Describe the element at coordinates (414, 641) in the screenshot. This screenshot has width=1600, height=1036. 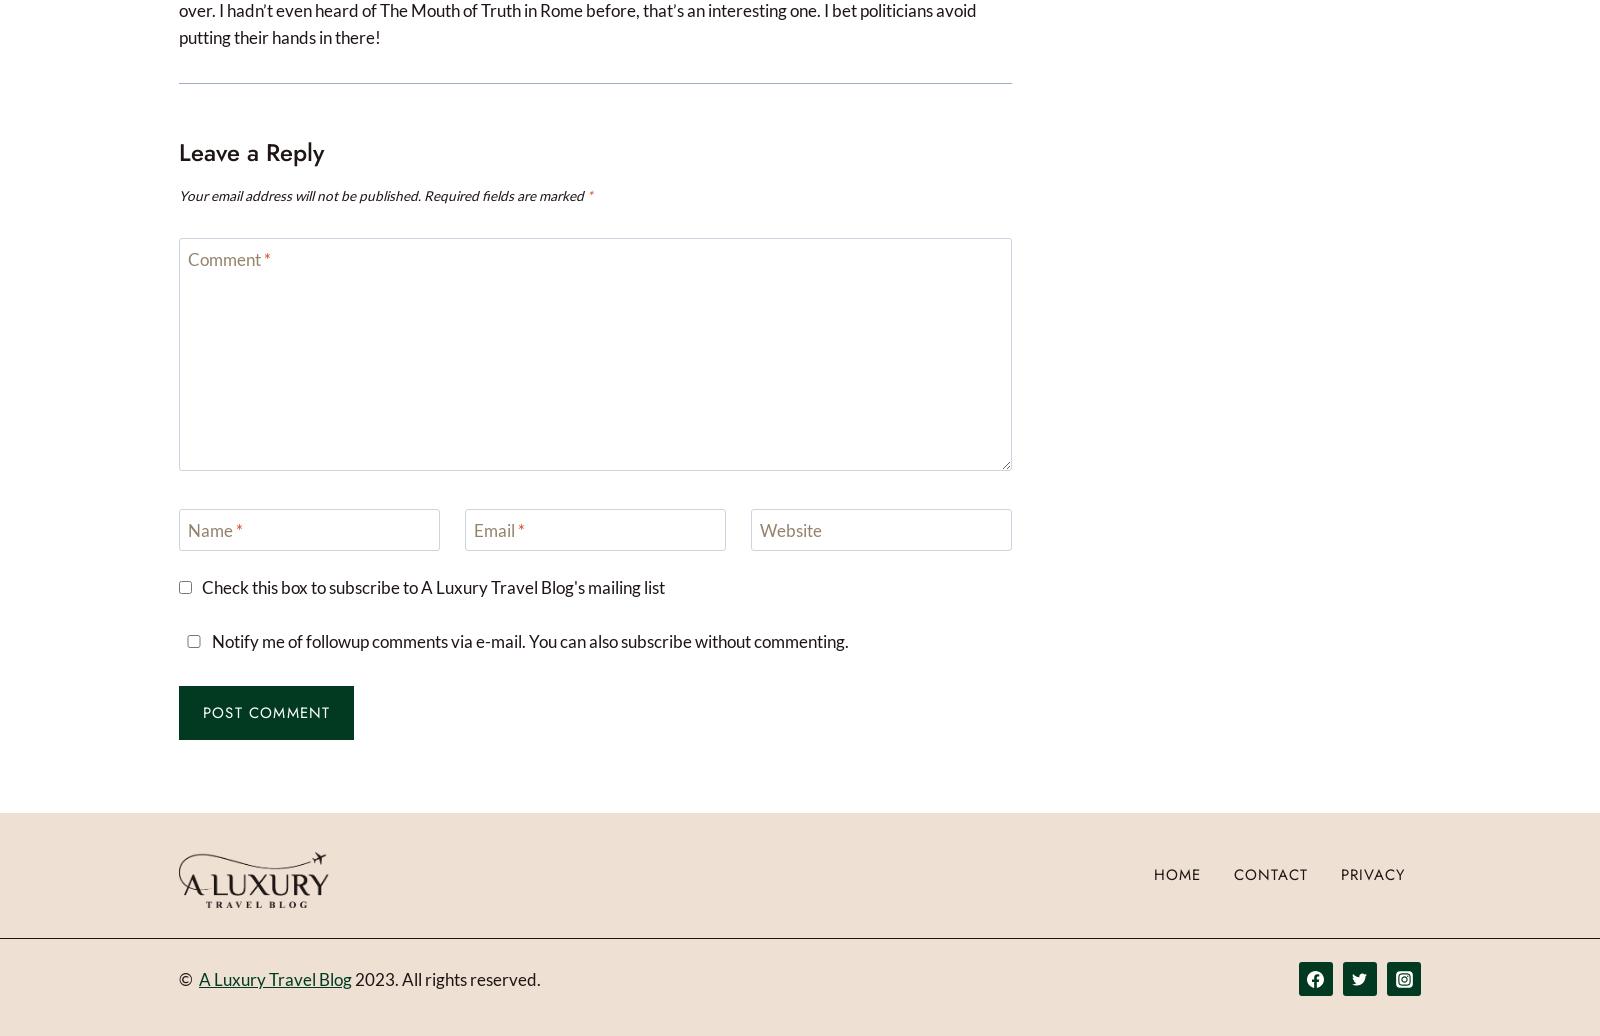
I see `'Notify me of followup comments via e-mail. You can also'` at that location.